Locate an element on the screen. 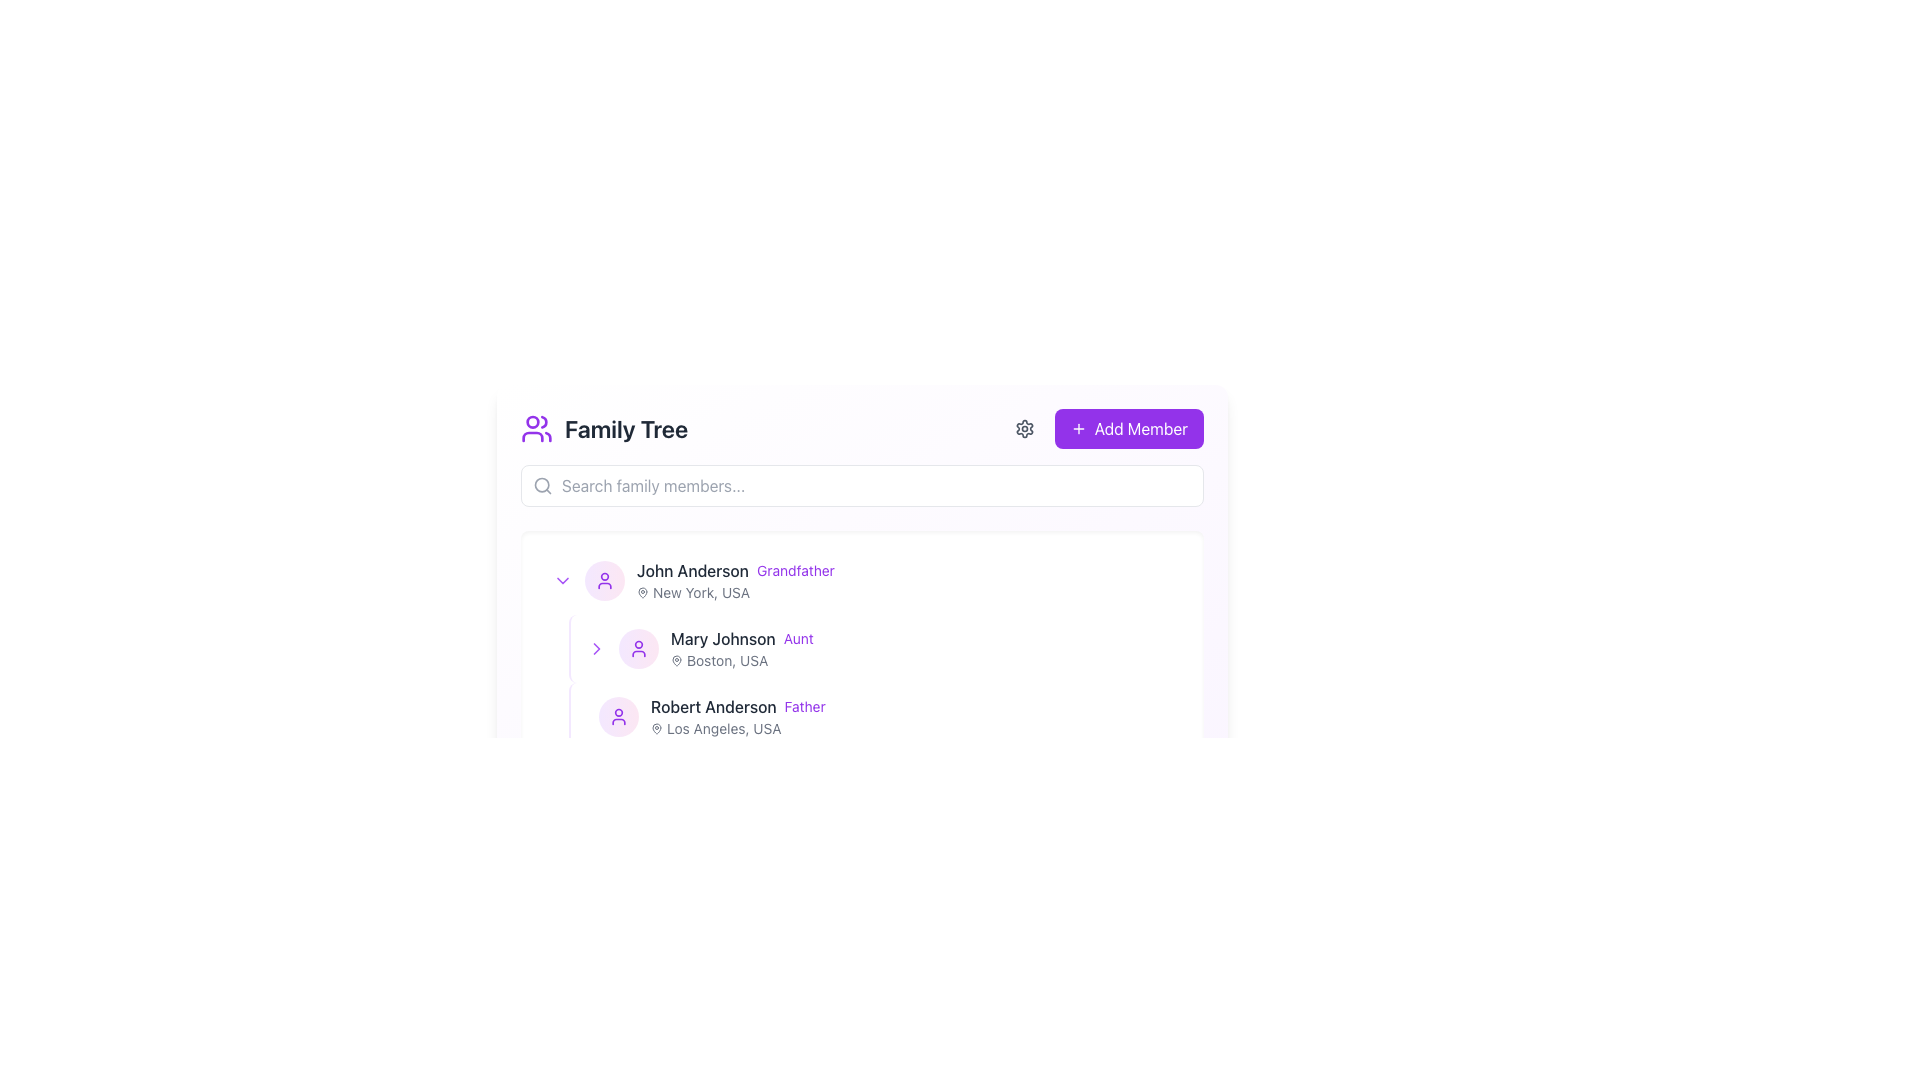 This screenshot has height=1080, width=1920. the right-pointing arrow icon with a thin purple outline located to the left of the entry labeled 'Mary Johnson Aunt' is located at coordinates (595, 648).